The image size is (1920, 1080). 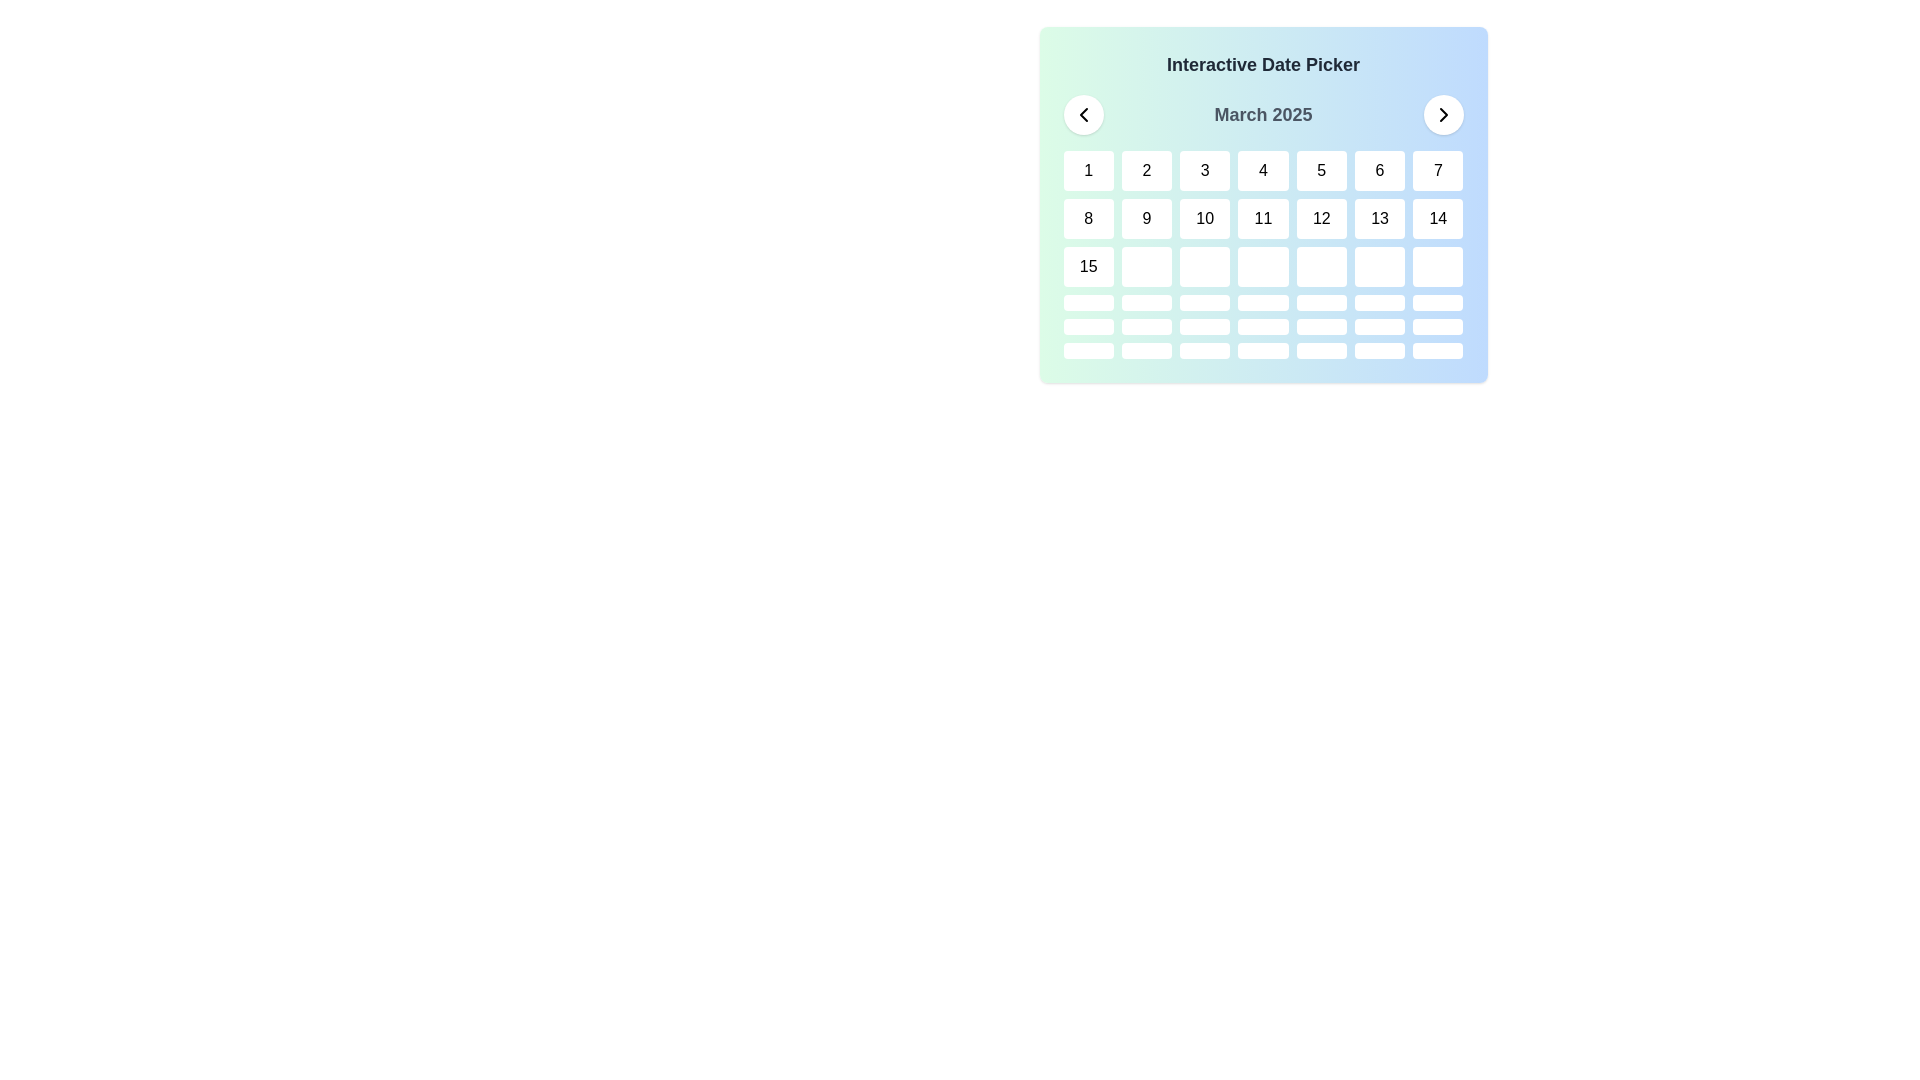 I want to click on the interactive cell button in the sixth column of the third row of the calendar interface for date selection under the 'March 2025' title, so click(x=1379, y=265).